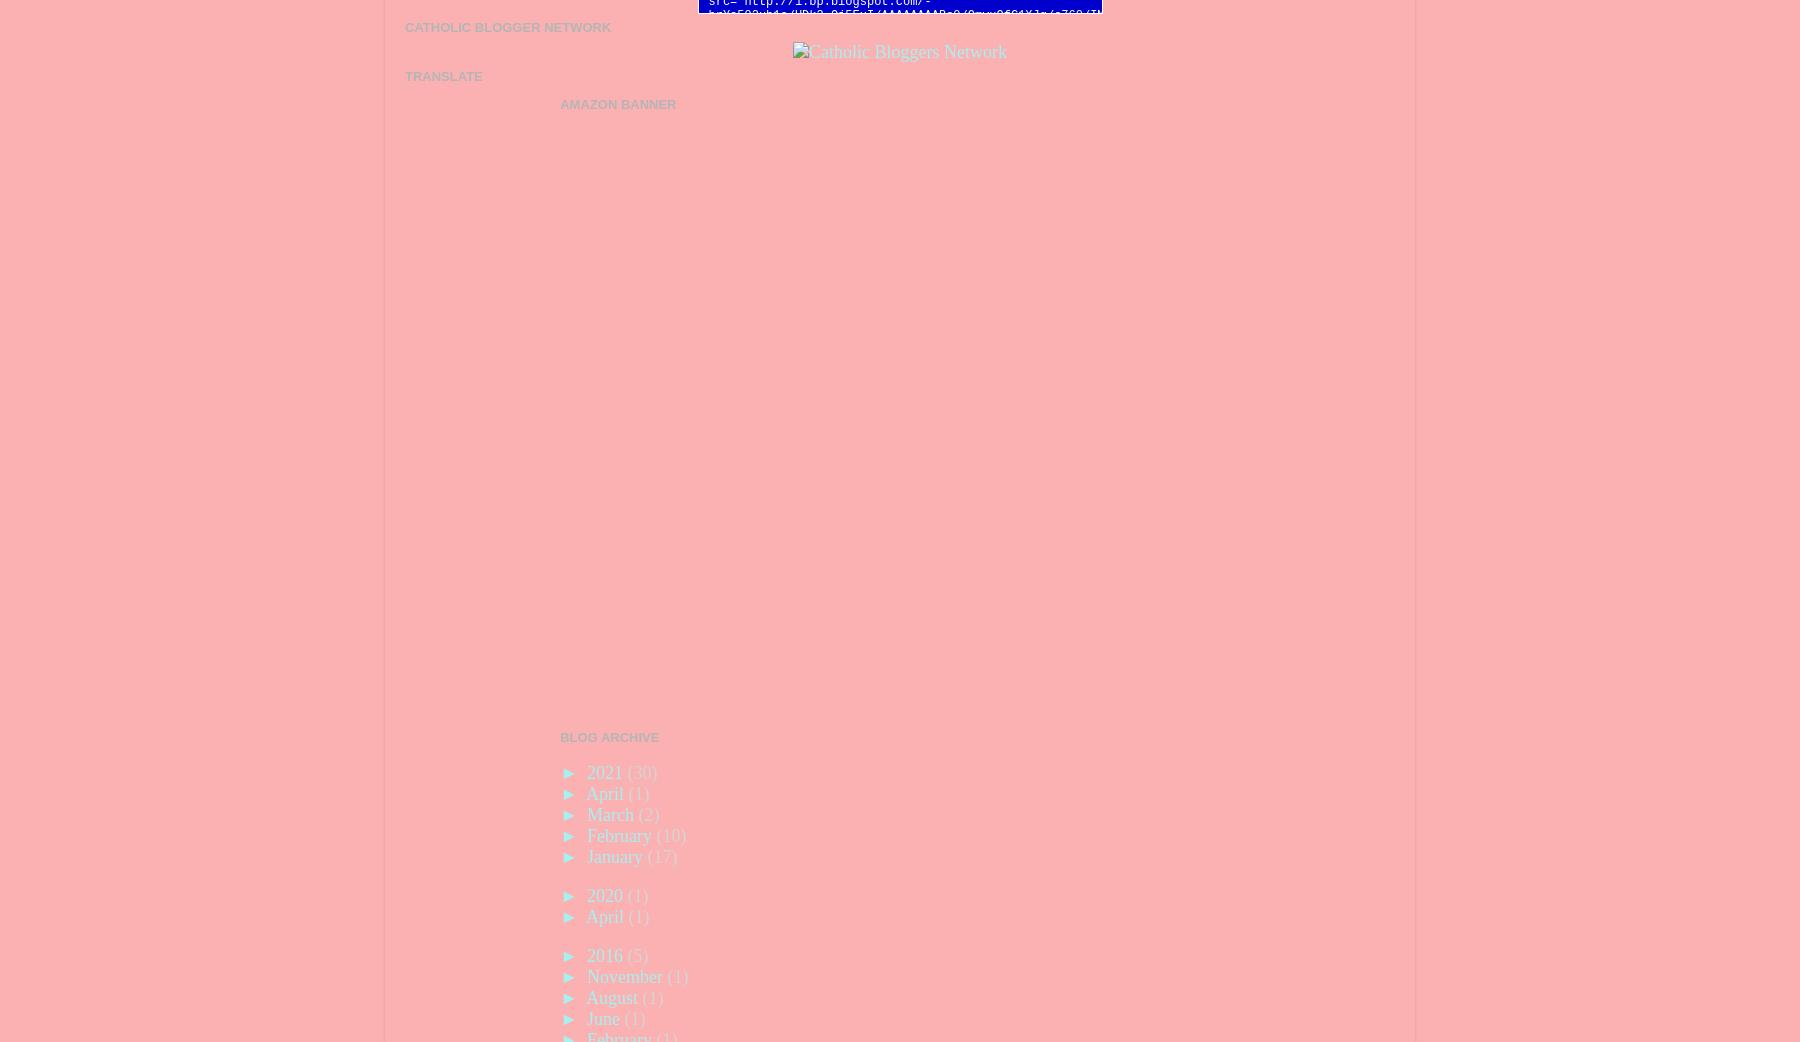 This screenshot has width=1800, height=1042. I want to click on 'March', so click(586, 814).